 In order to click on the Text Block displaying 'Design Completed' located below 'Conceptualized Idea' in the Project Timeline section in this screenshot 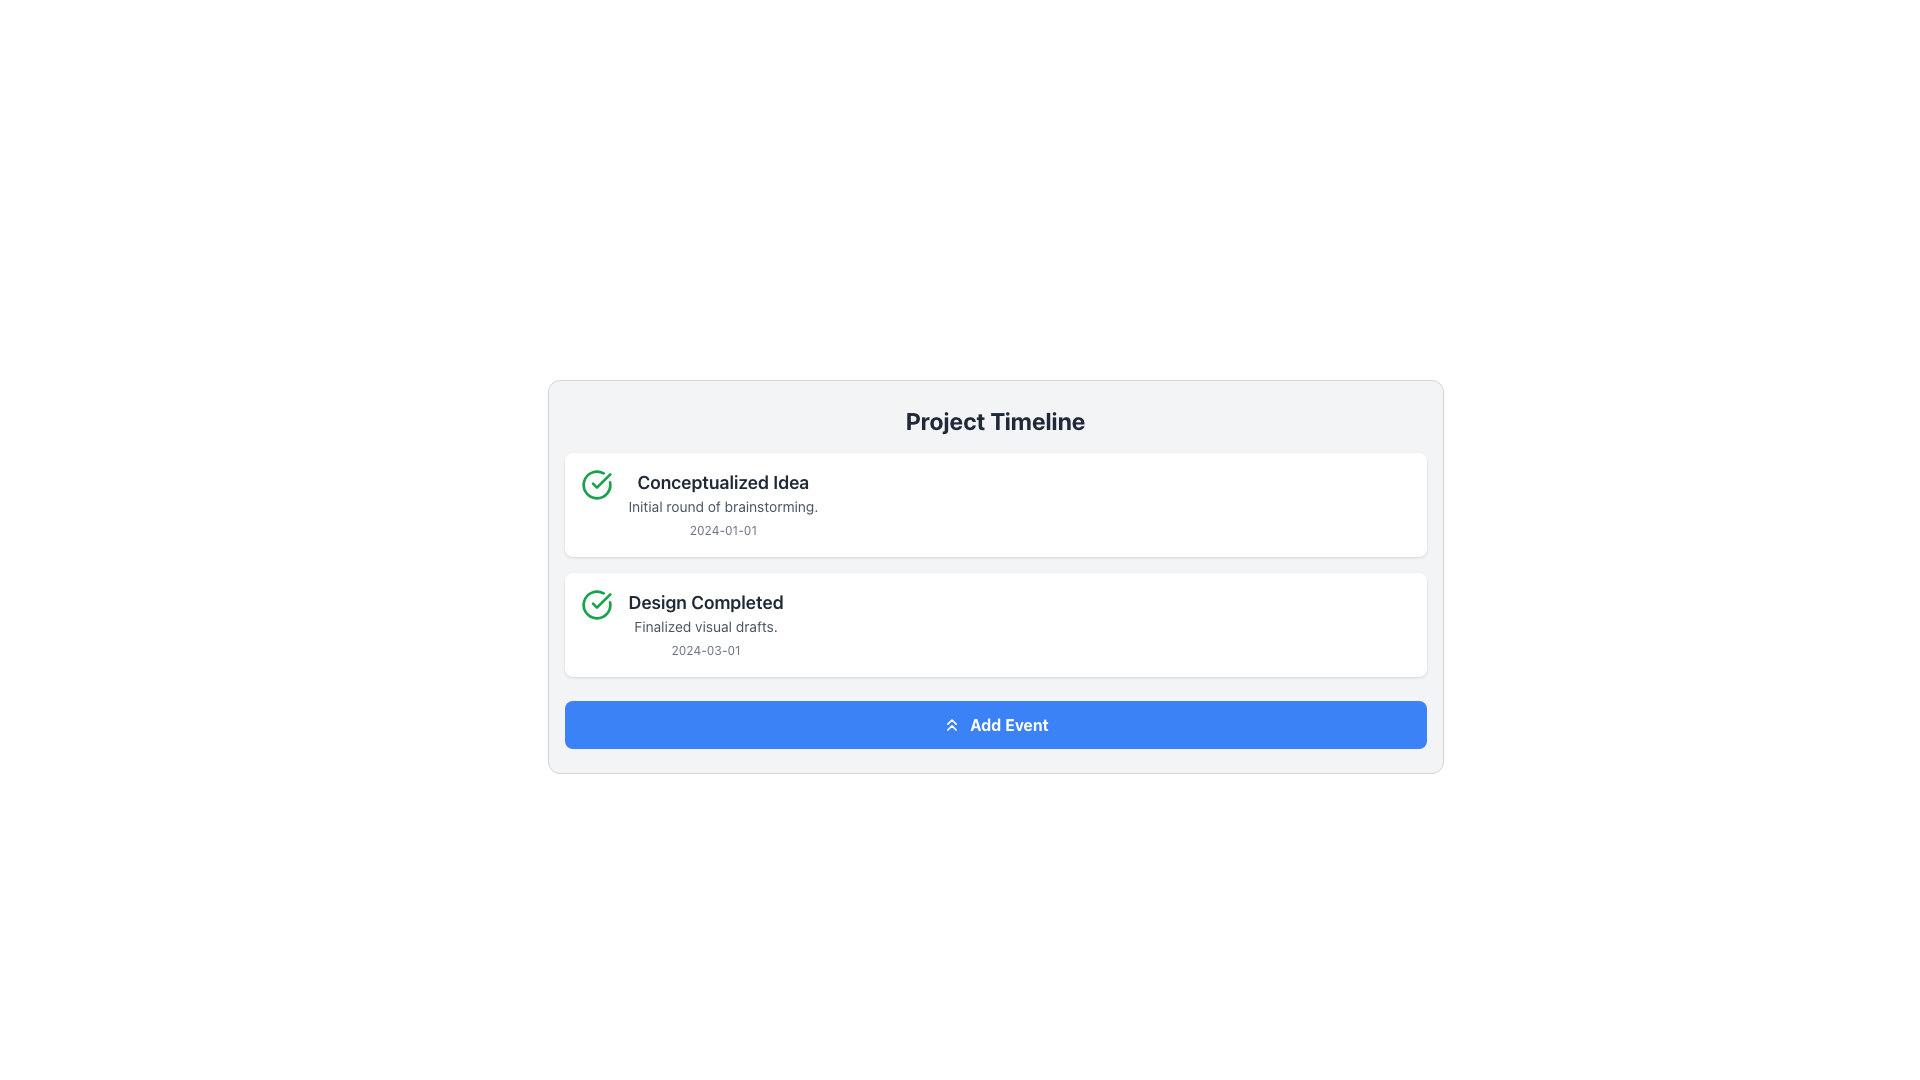, I will do `click(706, 623)`.